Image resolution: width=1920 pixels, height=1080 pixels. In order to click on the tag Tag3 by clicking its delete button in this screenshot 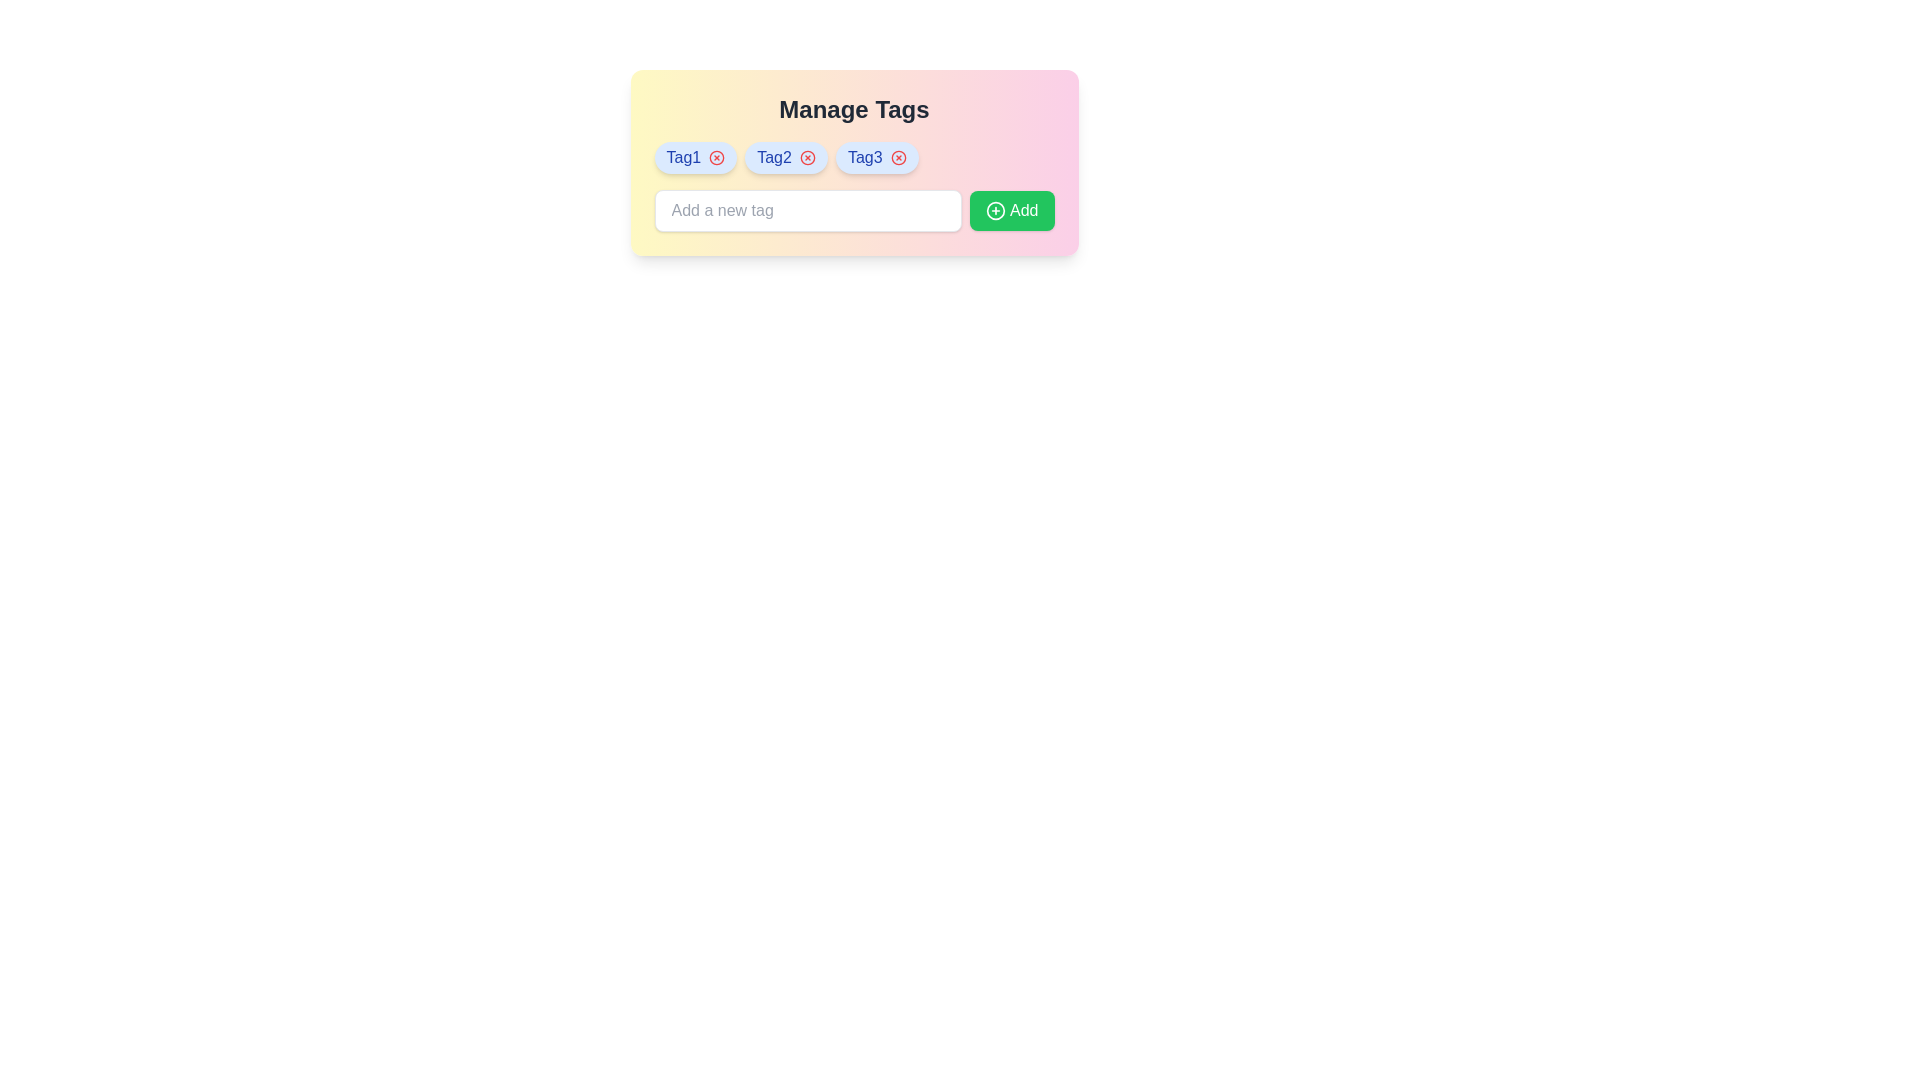, I will do `click(897, 157)`.